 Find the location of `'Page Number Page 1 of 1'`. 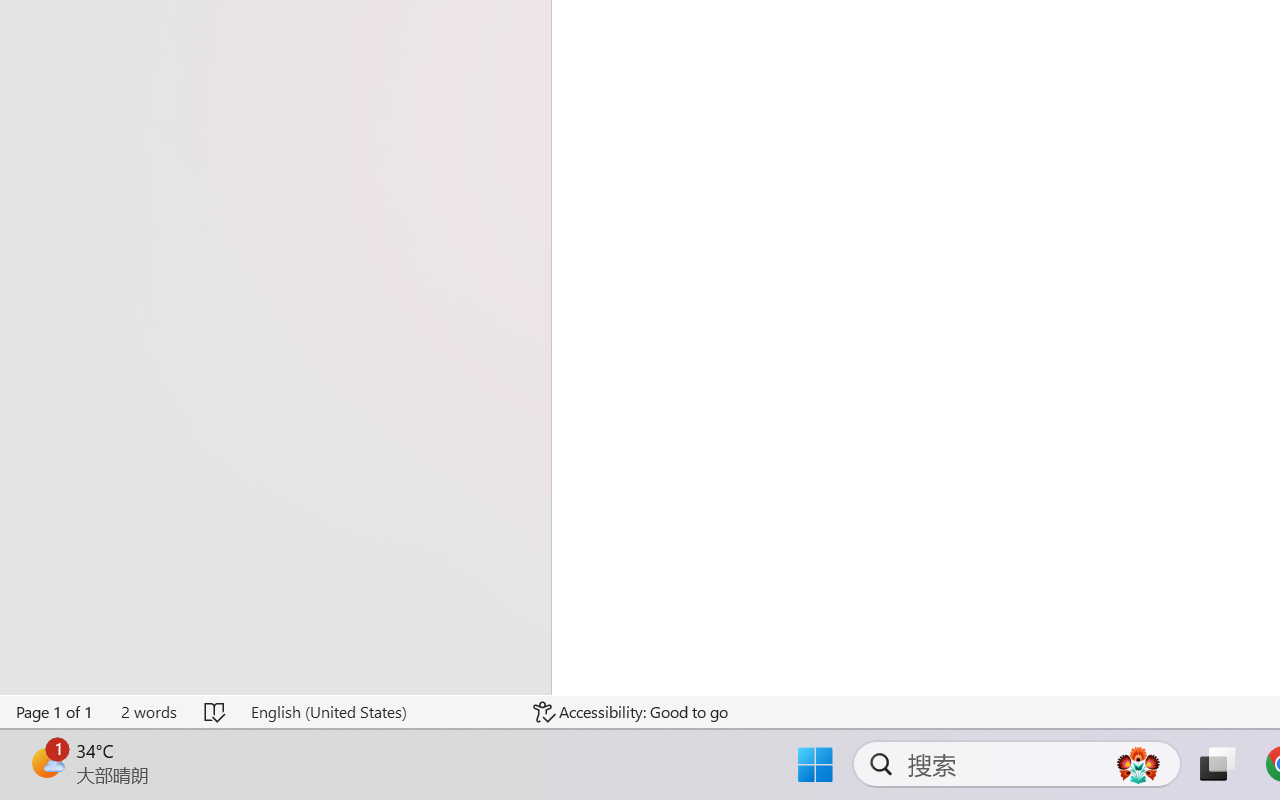

'Page Number Page 1 of 1' is located at coordinates (55, 711).